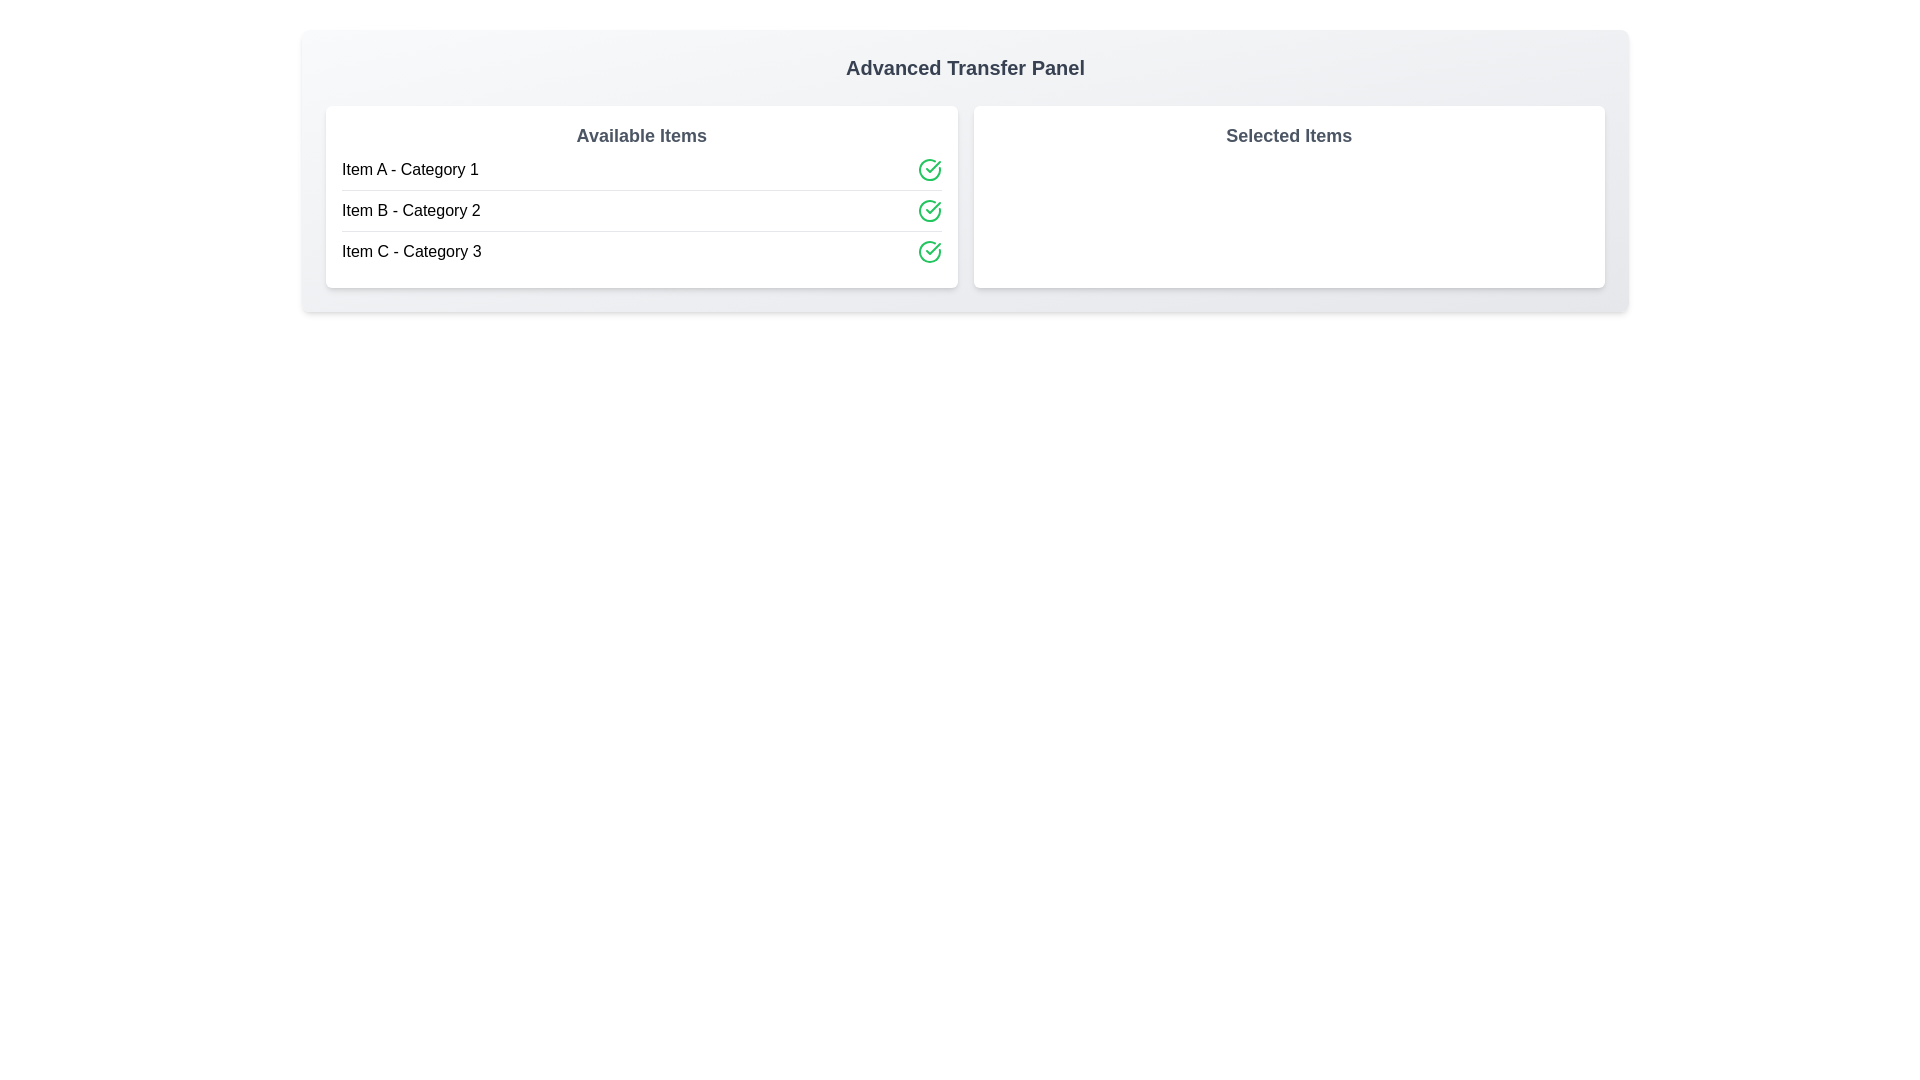  I want to click on the checkmark icon indicating selection for 'Item B - Category 2' in the Available Items list, so click(931, 165).